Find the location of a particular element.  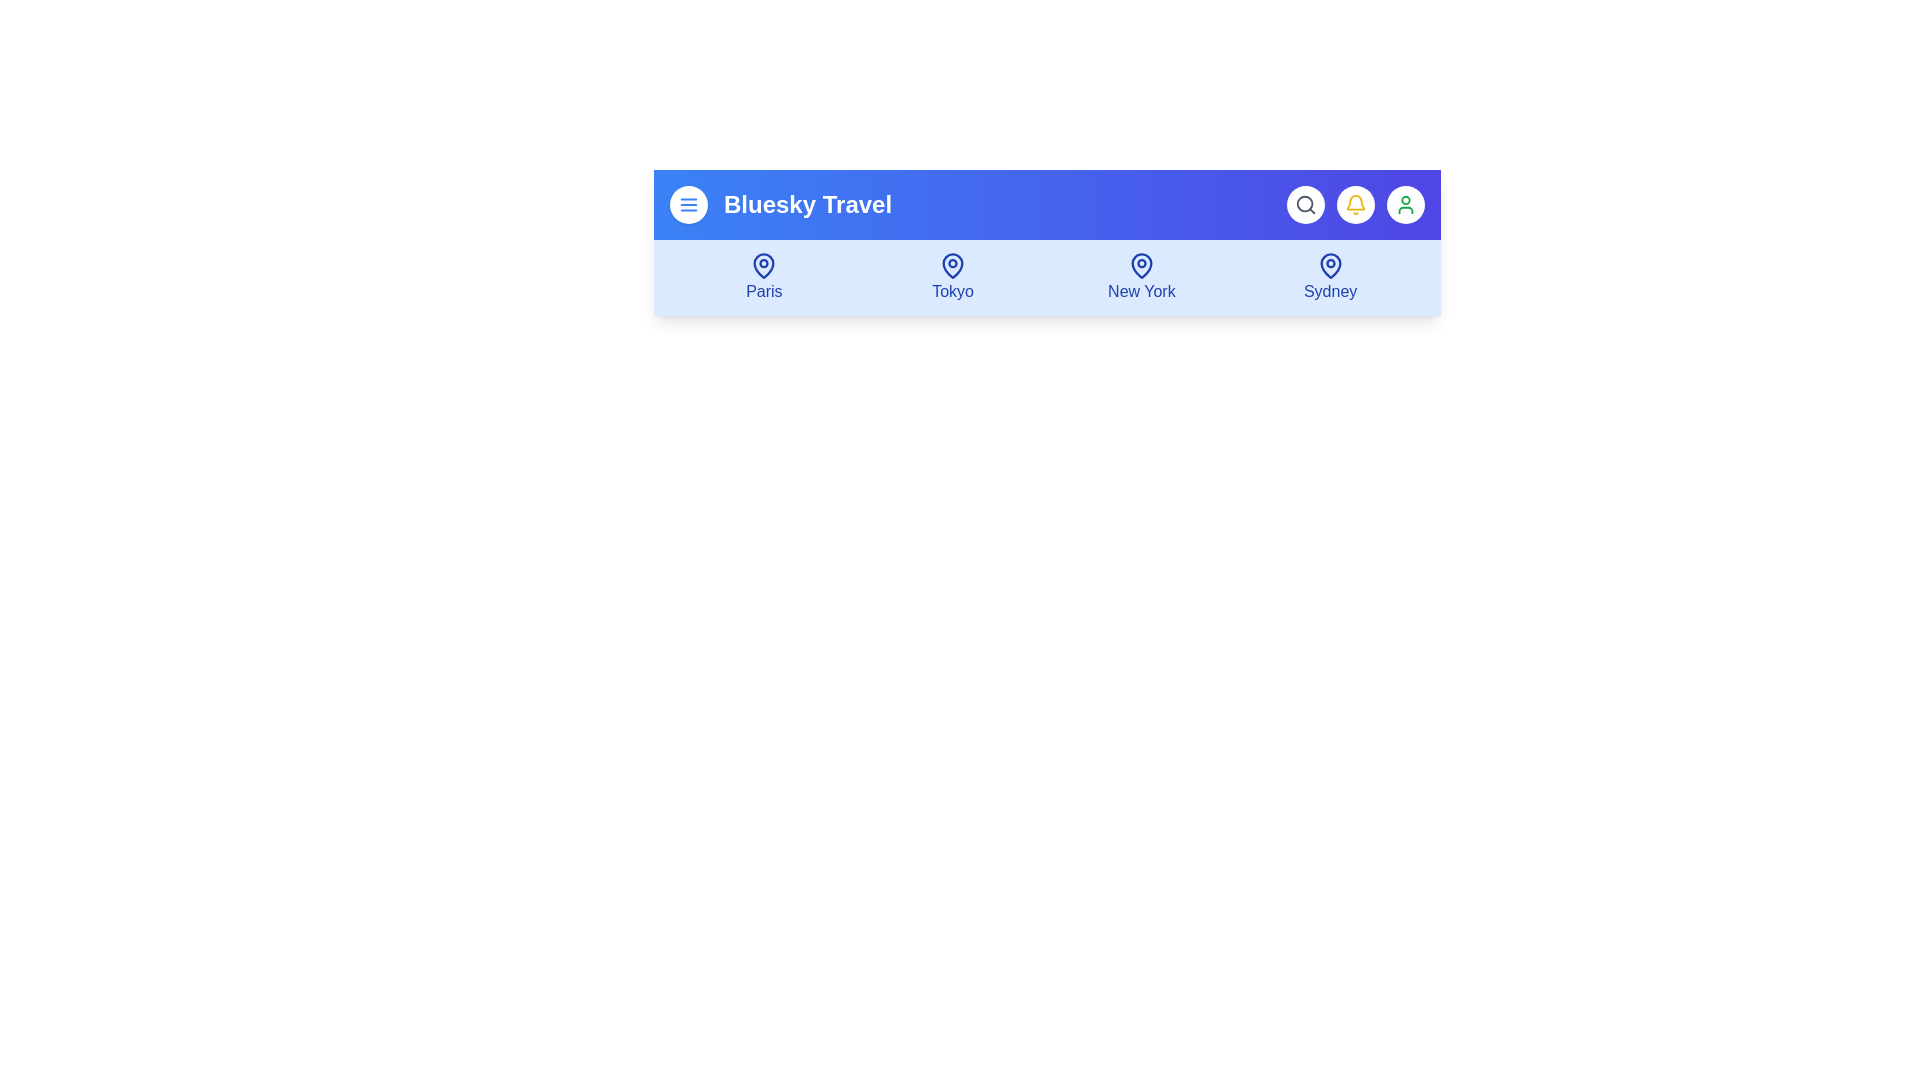

the destination icon for Sydney is located at coordinates (1330, 277).